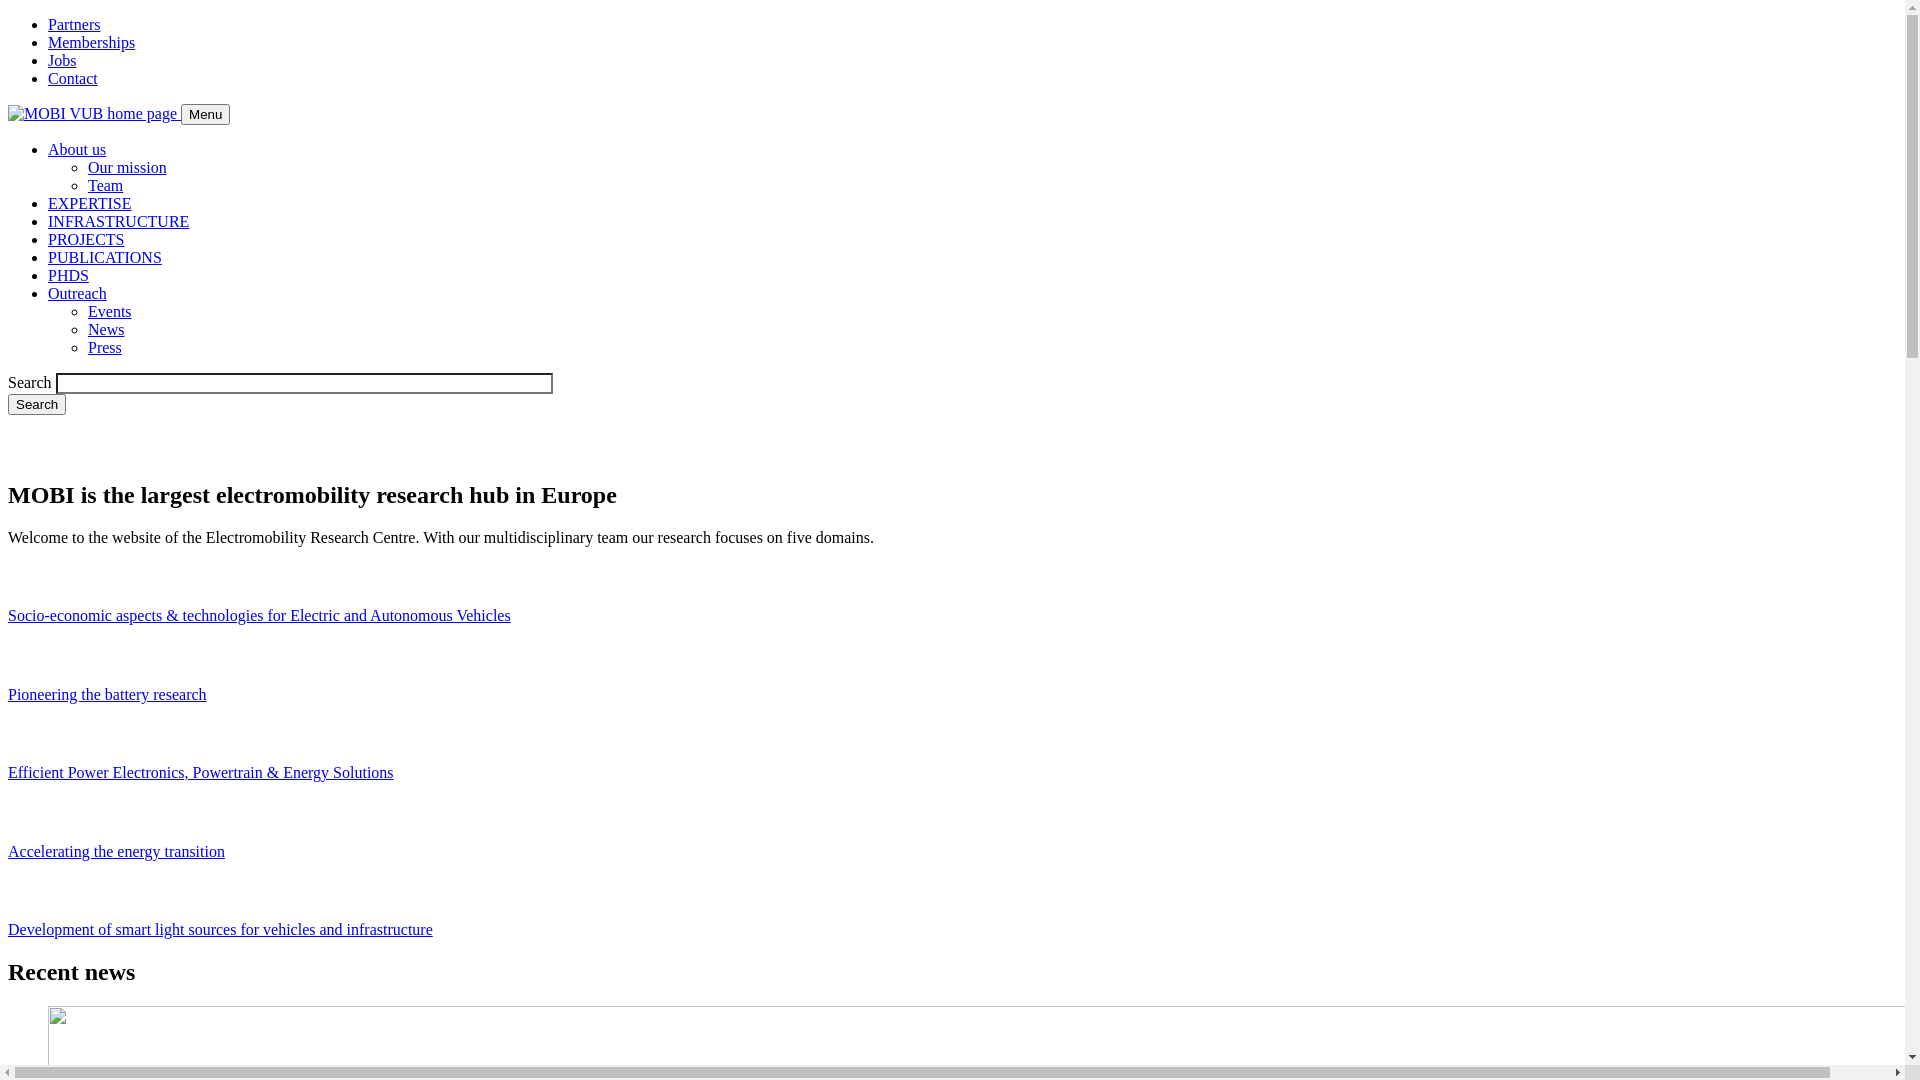 The height and width of the screenshot is (1080, 1920). What do you see at coordinates (90, 42) in the screenshot?
I see `'Memberships'` at bounding box center [90, 42].